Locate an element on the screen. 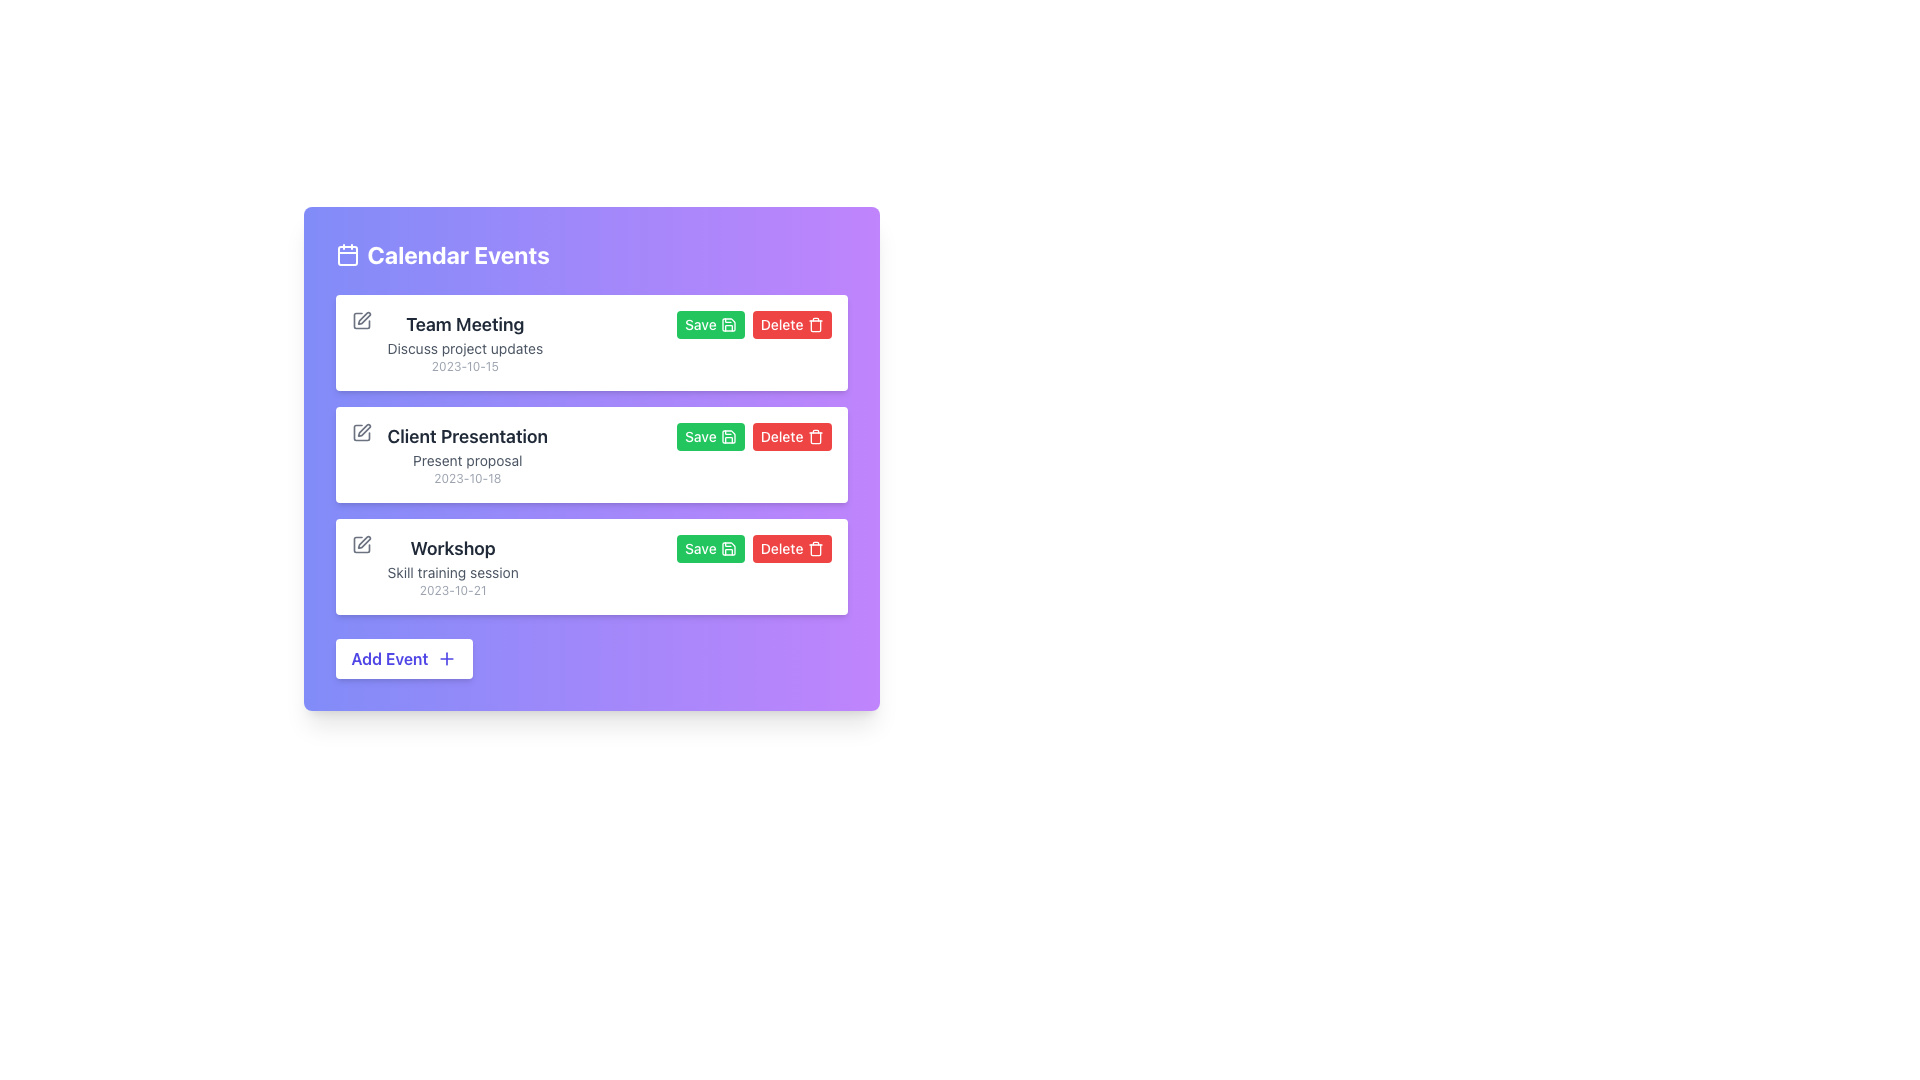 This screenshot has width=1920, height=1080. the static text element displaying 'Present proposal', which is styled in muted gray and located under the 'Client Presentation' heading is located at coordinates (466, 461).